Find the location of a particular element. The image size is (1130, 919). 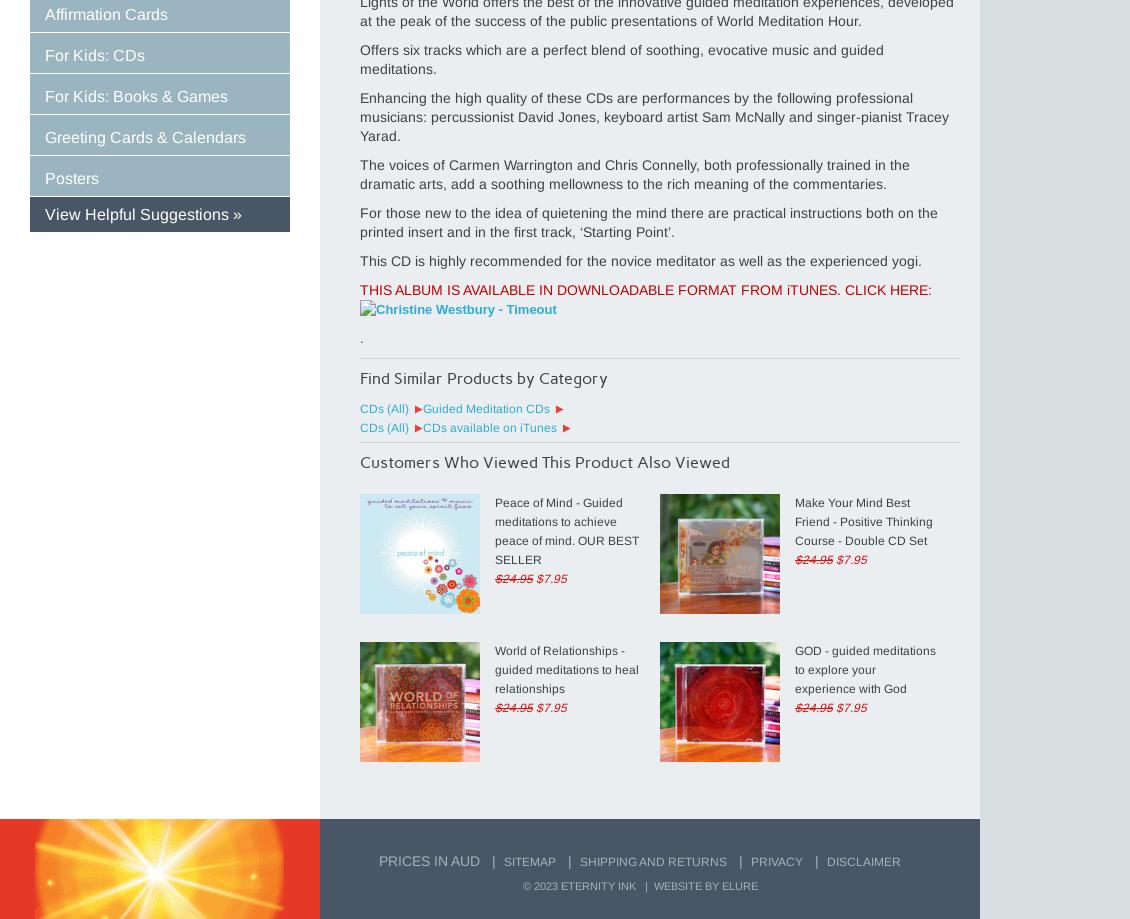

'For Kids: CDs' is located at coordinates (95, 55).